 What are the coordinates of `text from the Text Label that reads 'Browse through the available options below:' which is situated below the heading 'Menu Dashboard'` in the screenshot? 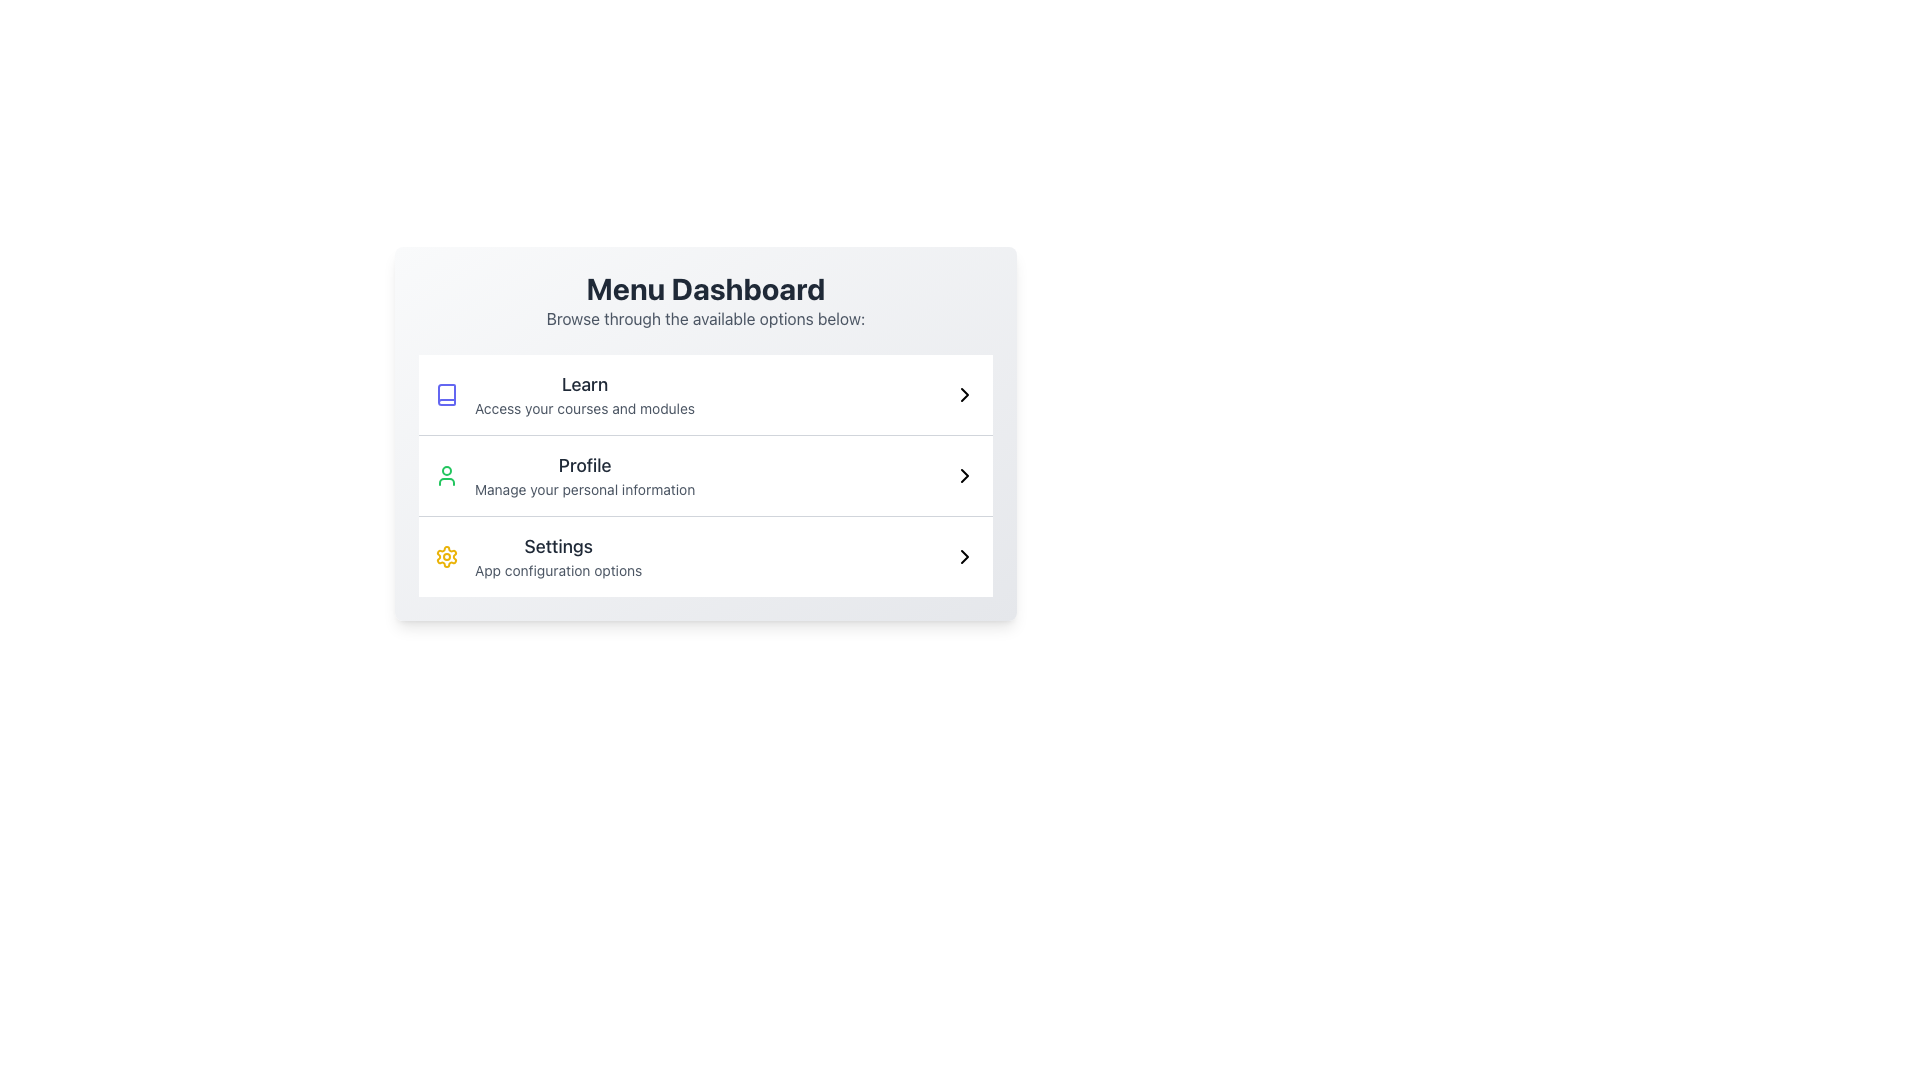 It's located at (705, 318).